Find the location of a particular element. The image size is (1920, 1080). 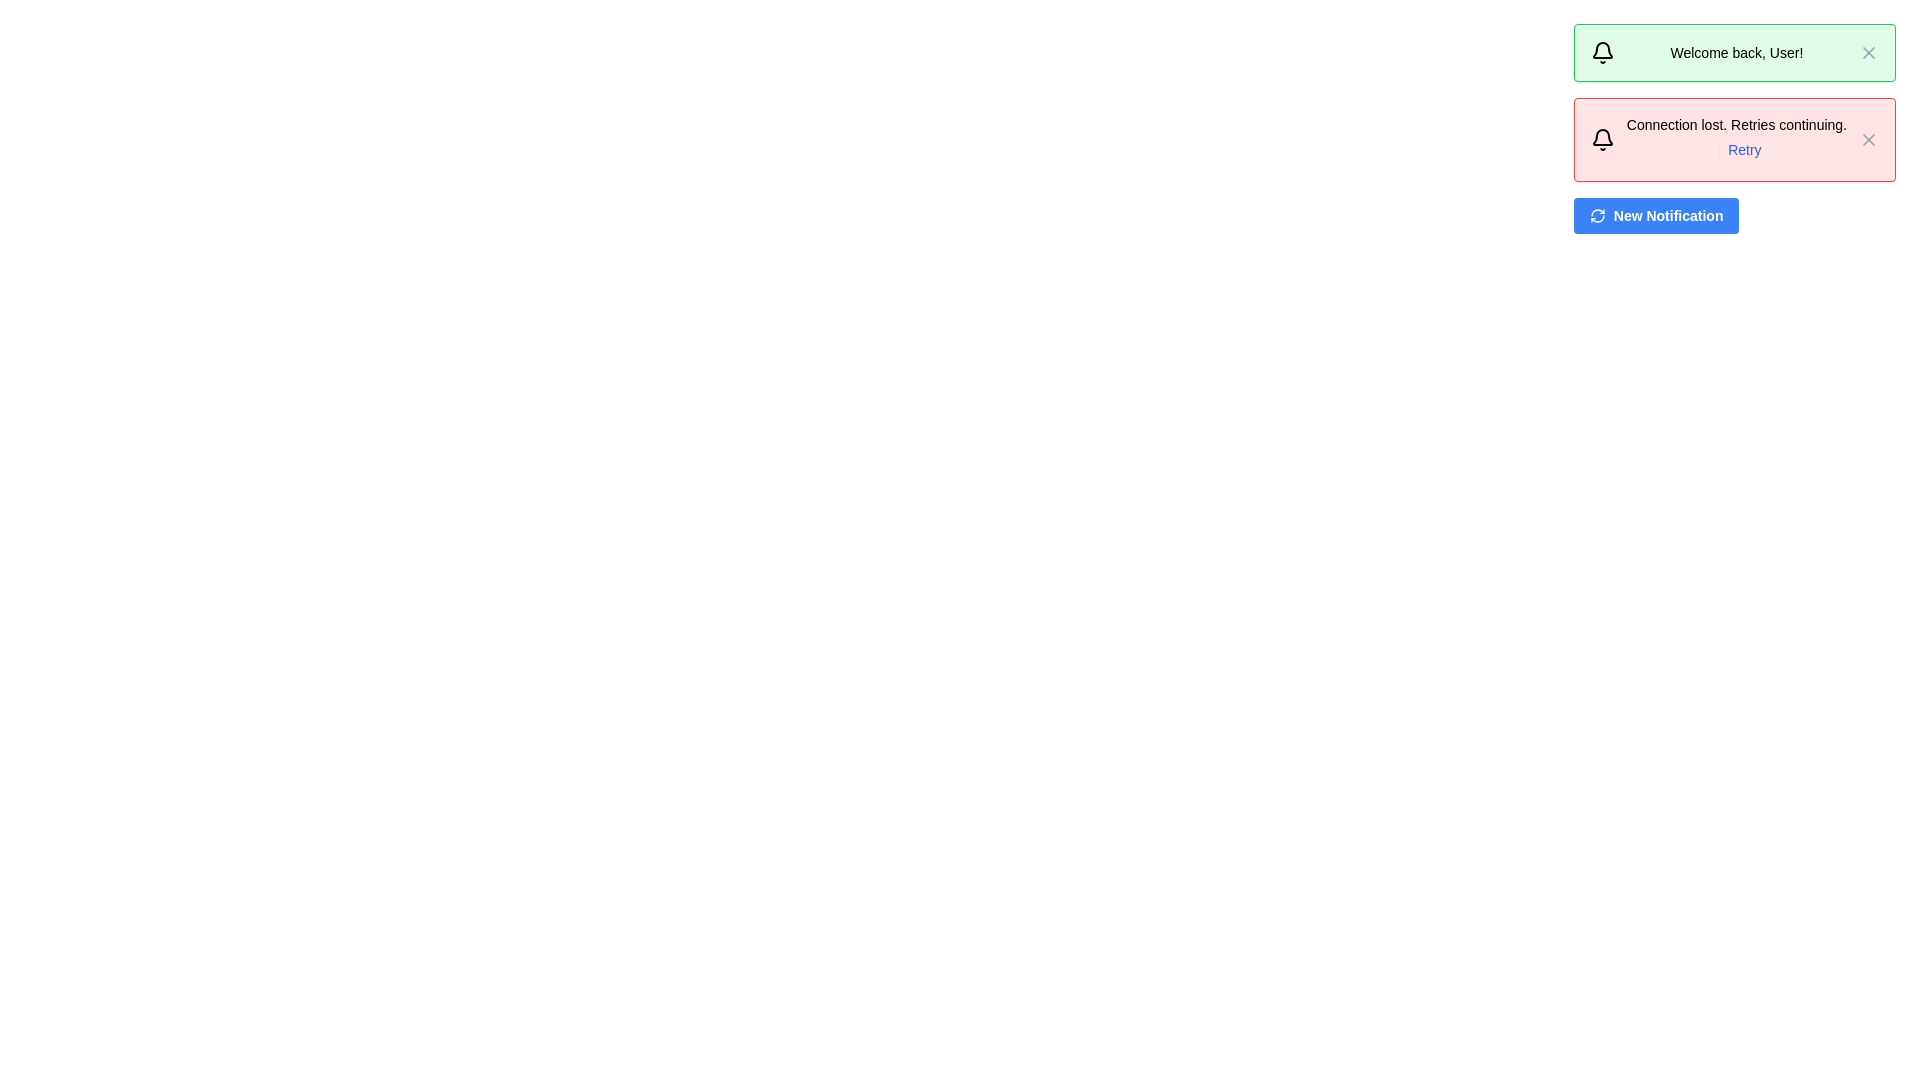

the 'Retry' button located to the far right of the notification box, which allows users to manually retry a connection or an action after a failure is located at coordinates (1735, 149).